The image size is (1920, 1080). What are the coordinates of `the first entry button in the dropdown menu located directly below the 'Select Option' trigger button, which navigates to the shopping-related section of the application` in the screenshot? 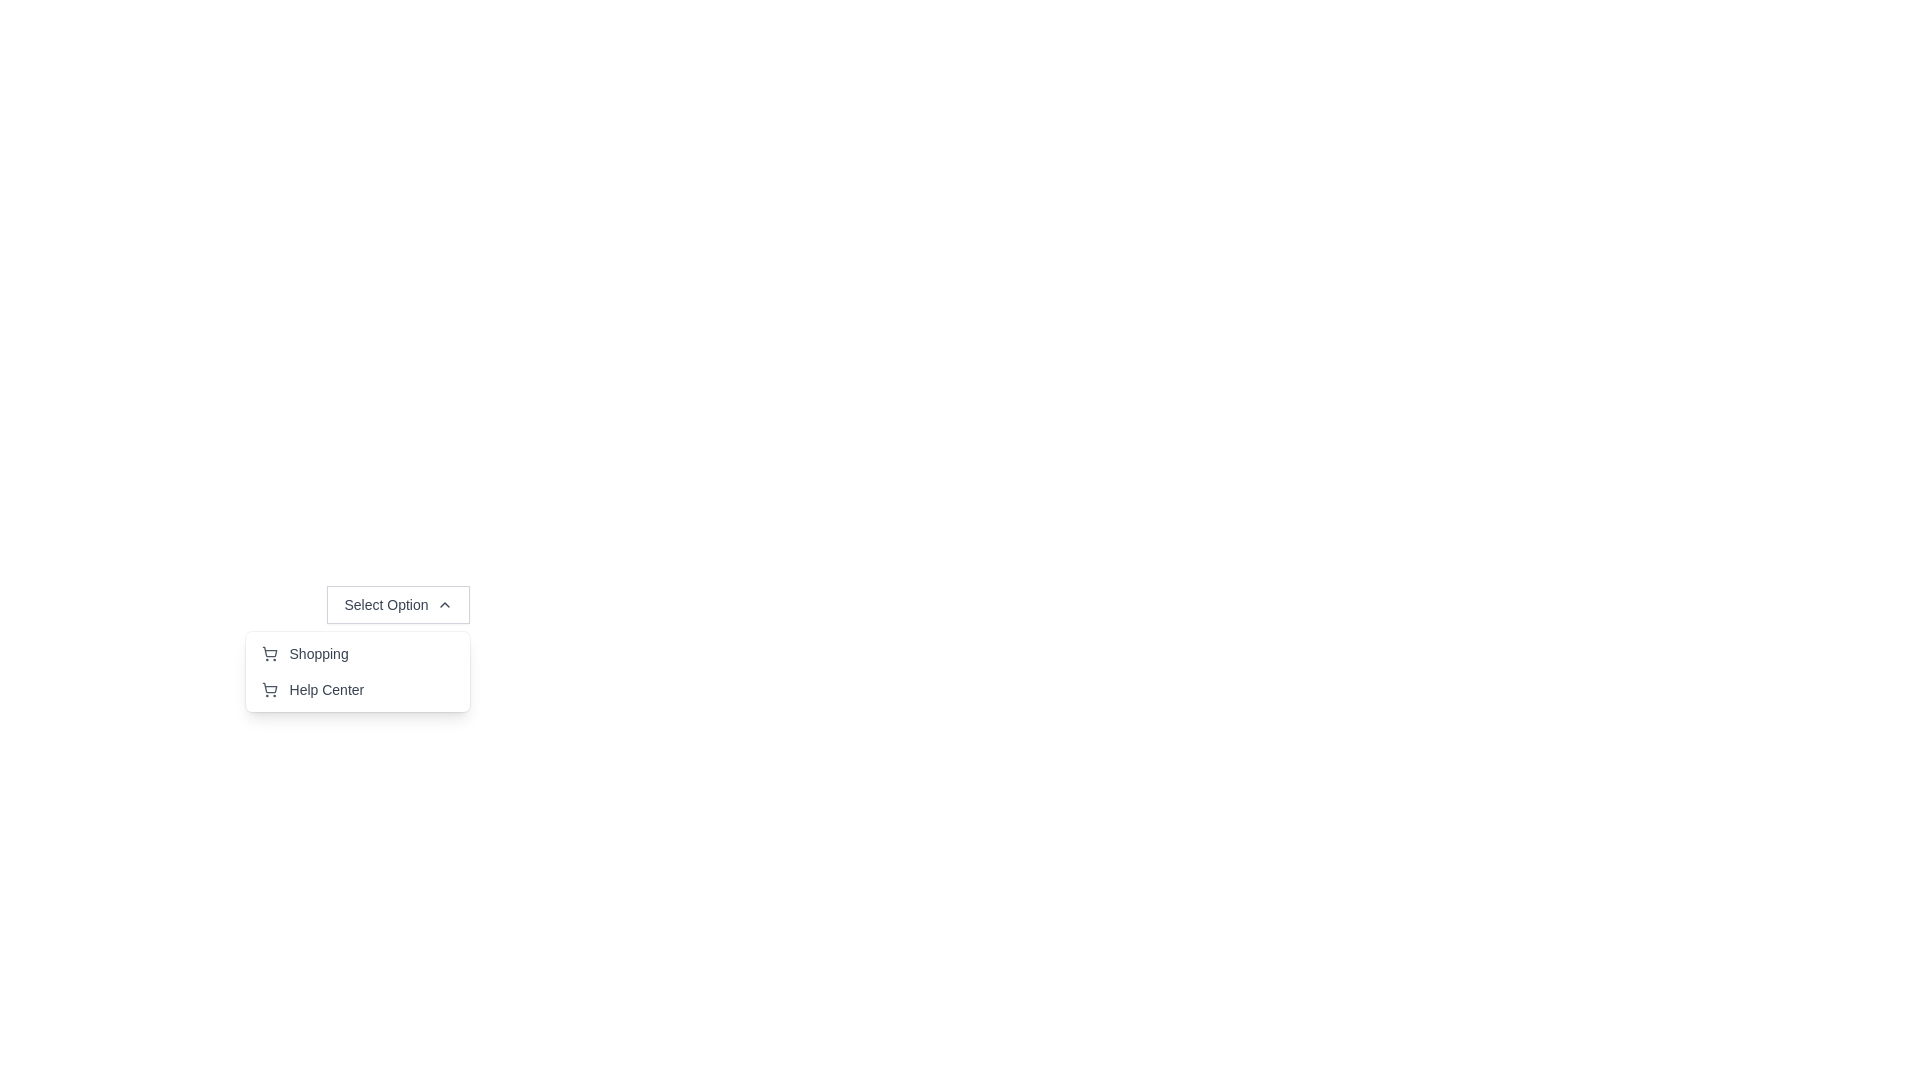 It's located at (304, 654).